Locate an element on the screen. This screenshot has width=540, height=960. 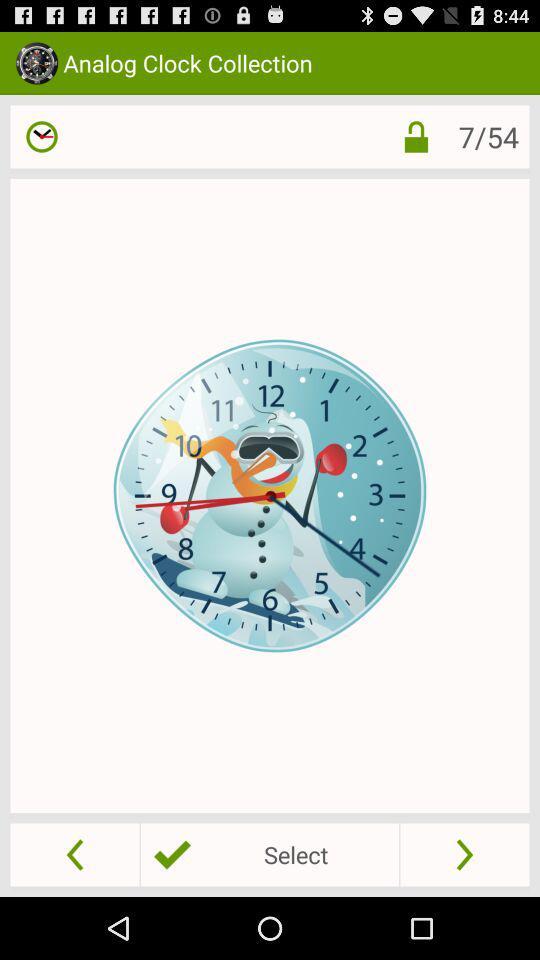
or change the time is located at coordinates (42, 135).